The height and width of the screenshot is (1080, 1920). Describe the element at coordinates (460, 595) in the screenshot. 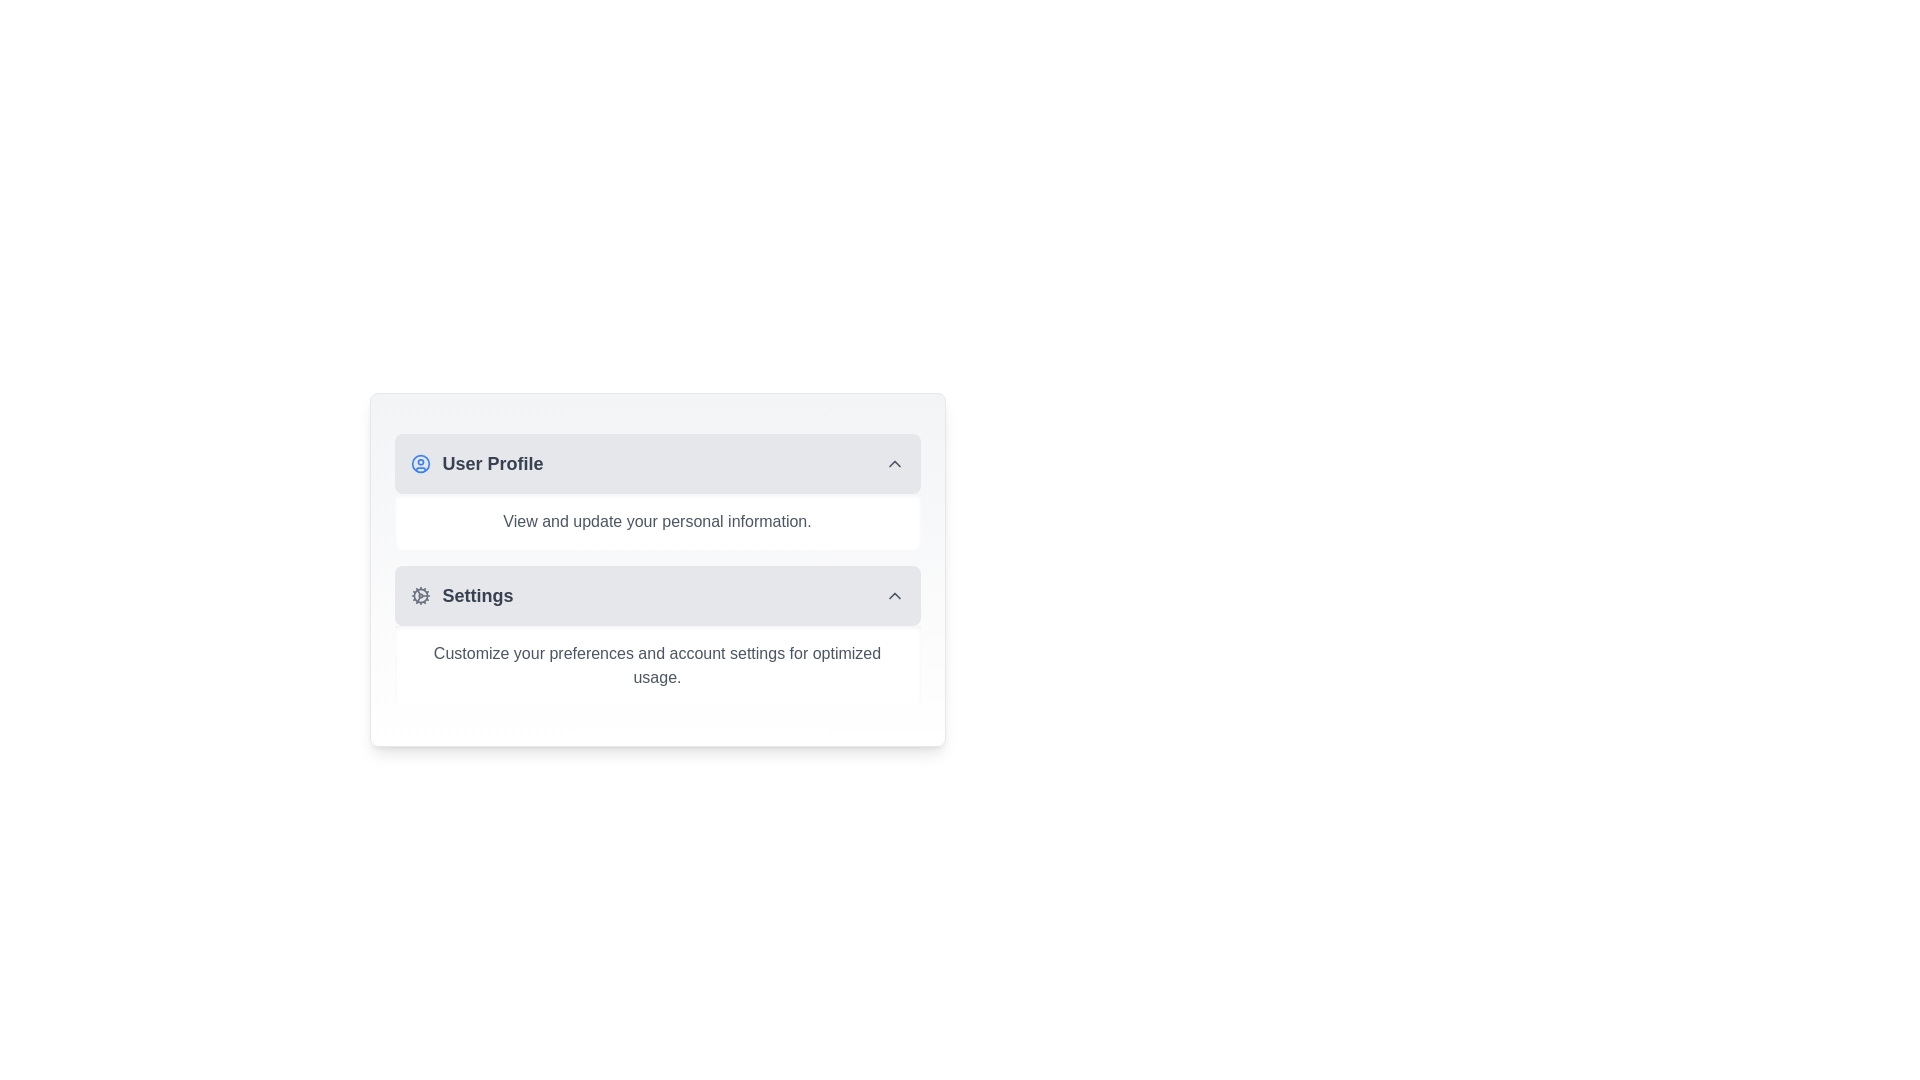

I see `the 'Settings' button, which features a gray cog icon followed by the text 'Settings', located in the second block under the 'User Profile' header` at that location.